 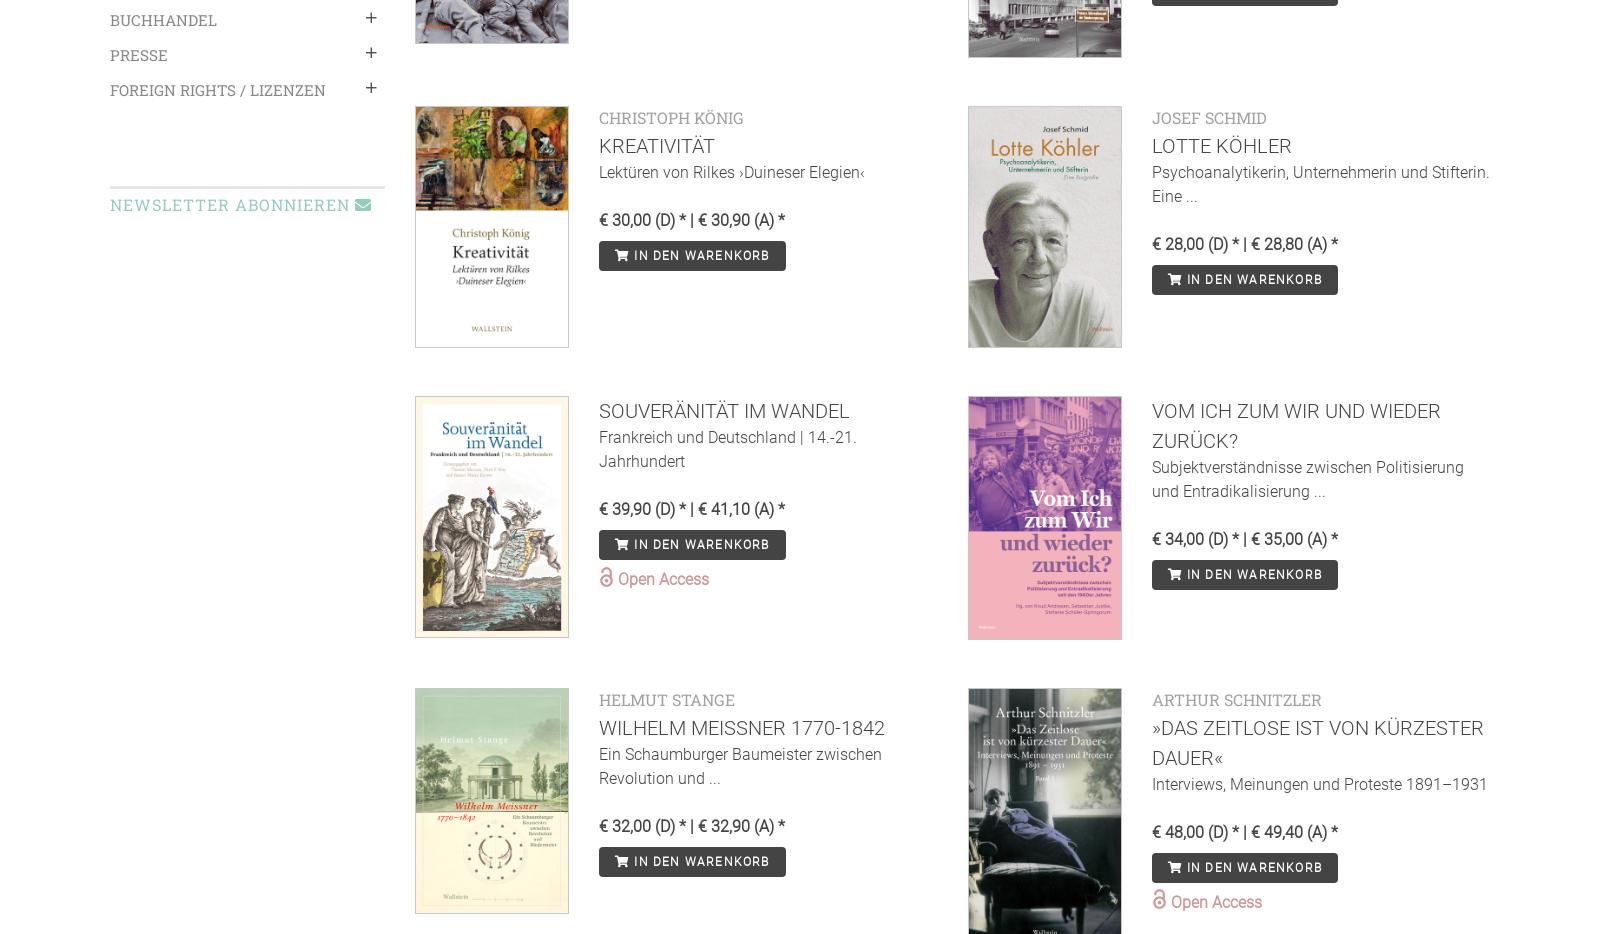 I want to click on 'Ein Schaumburger Baumeister zwischen Revolution und ...', so click(x=740, y=764).